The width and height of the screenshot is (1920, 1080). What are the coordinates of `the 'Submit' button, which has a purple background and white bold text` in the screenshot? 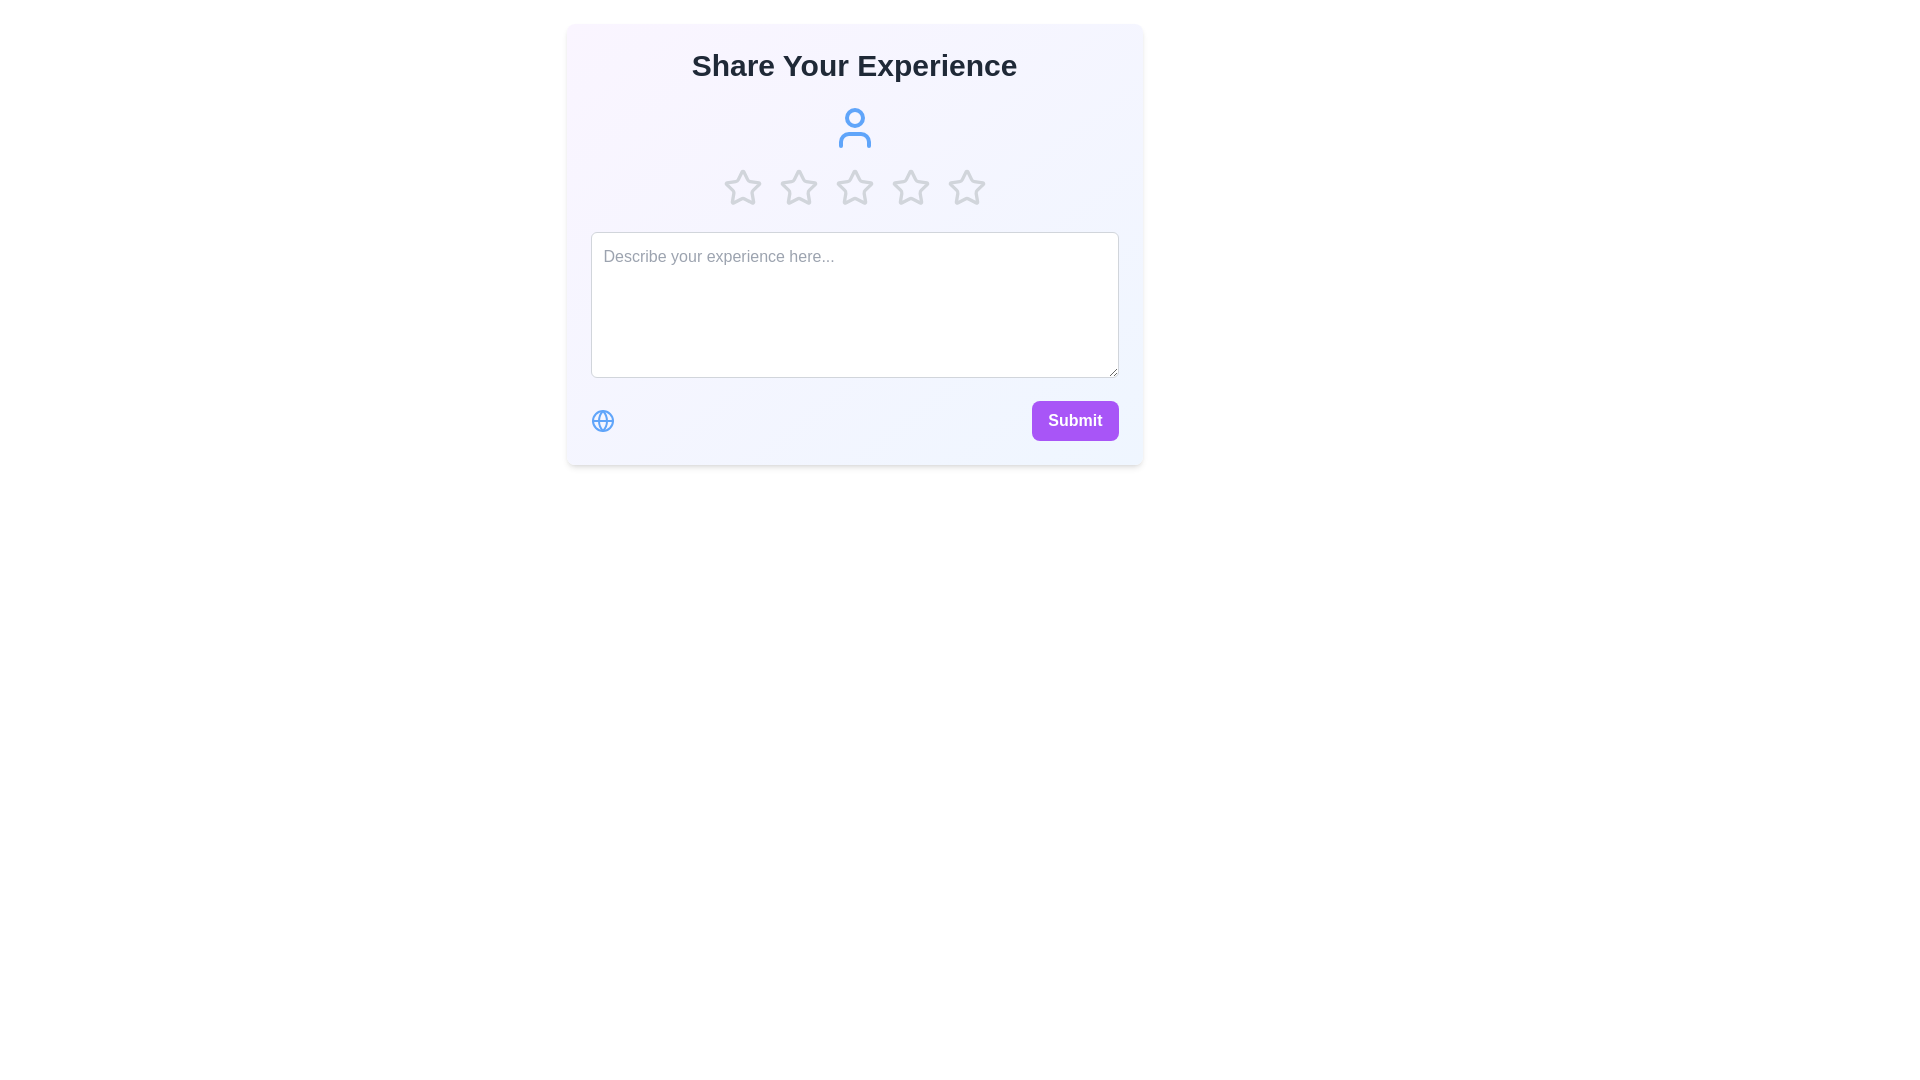 It's located at (1074, 419).